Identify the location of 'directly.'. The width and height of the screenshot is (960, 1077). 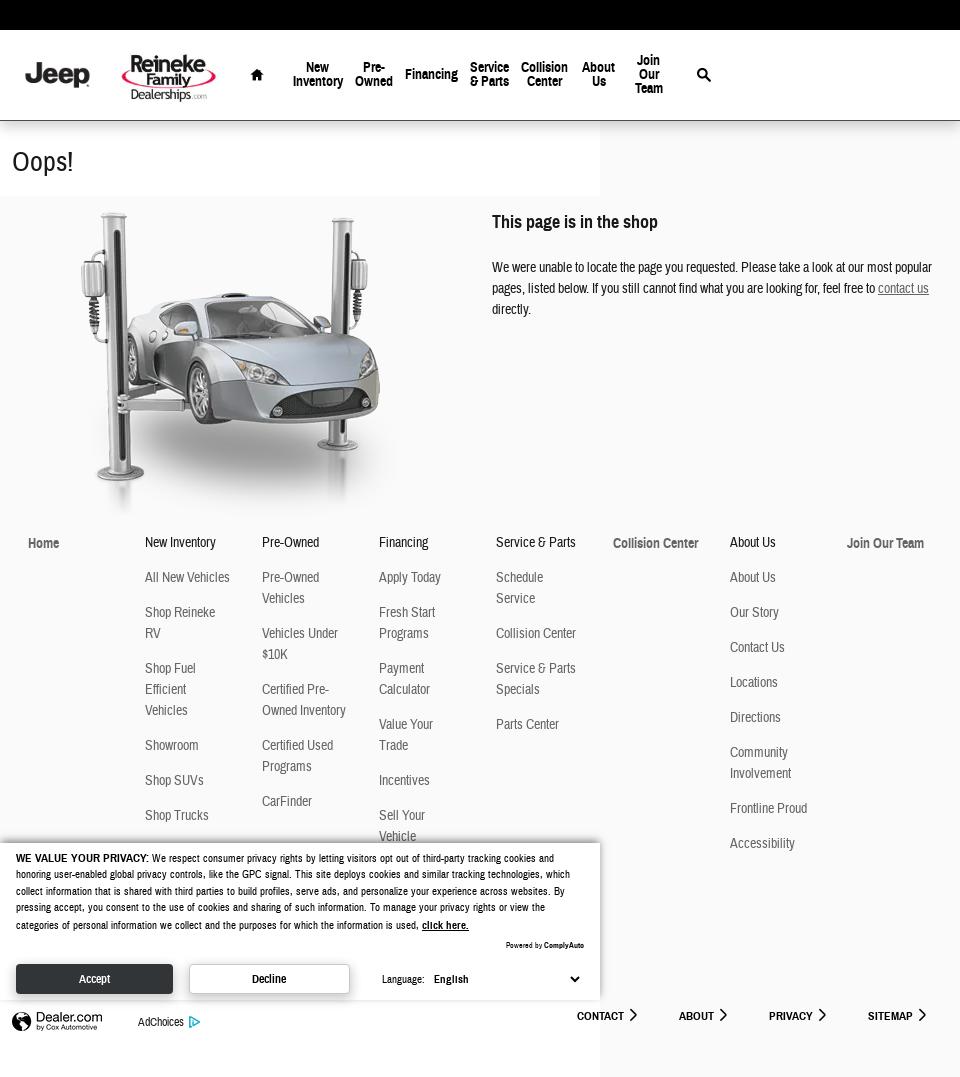
(510, 308).